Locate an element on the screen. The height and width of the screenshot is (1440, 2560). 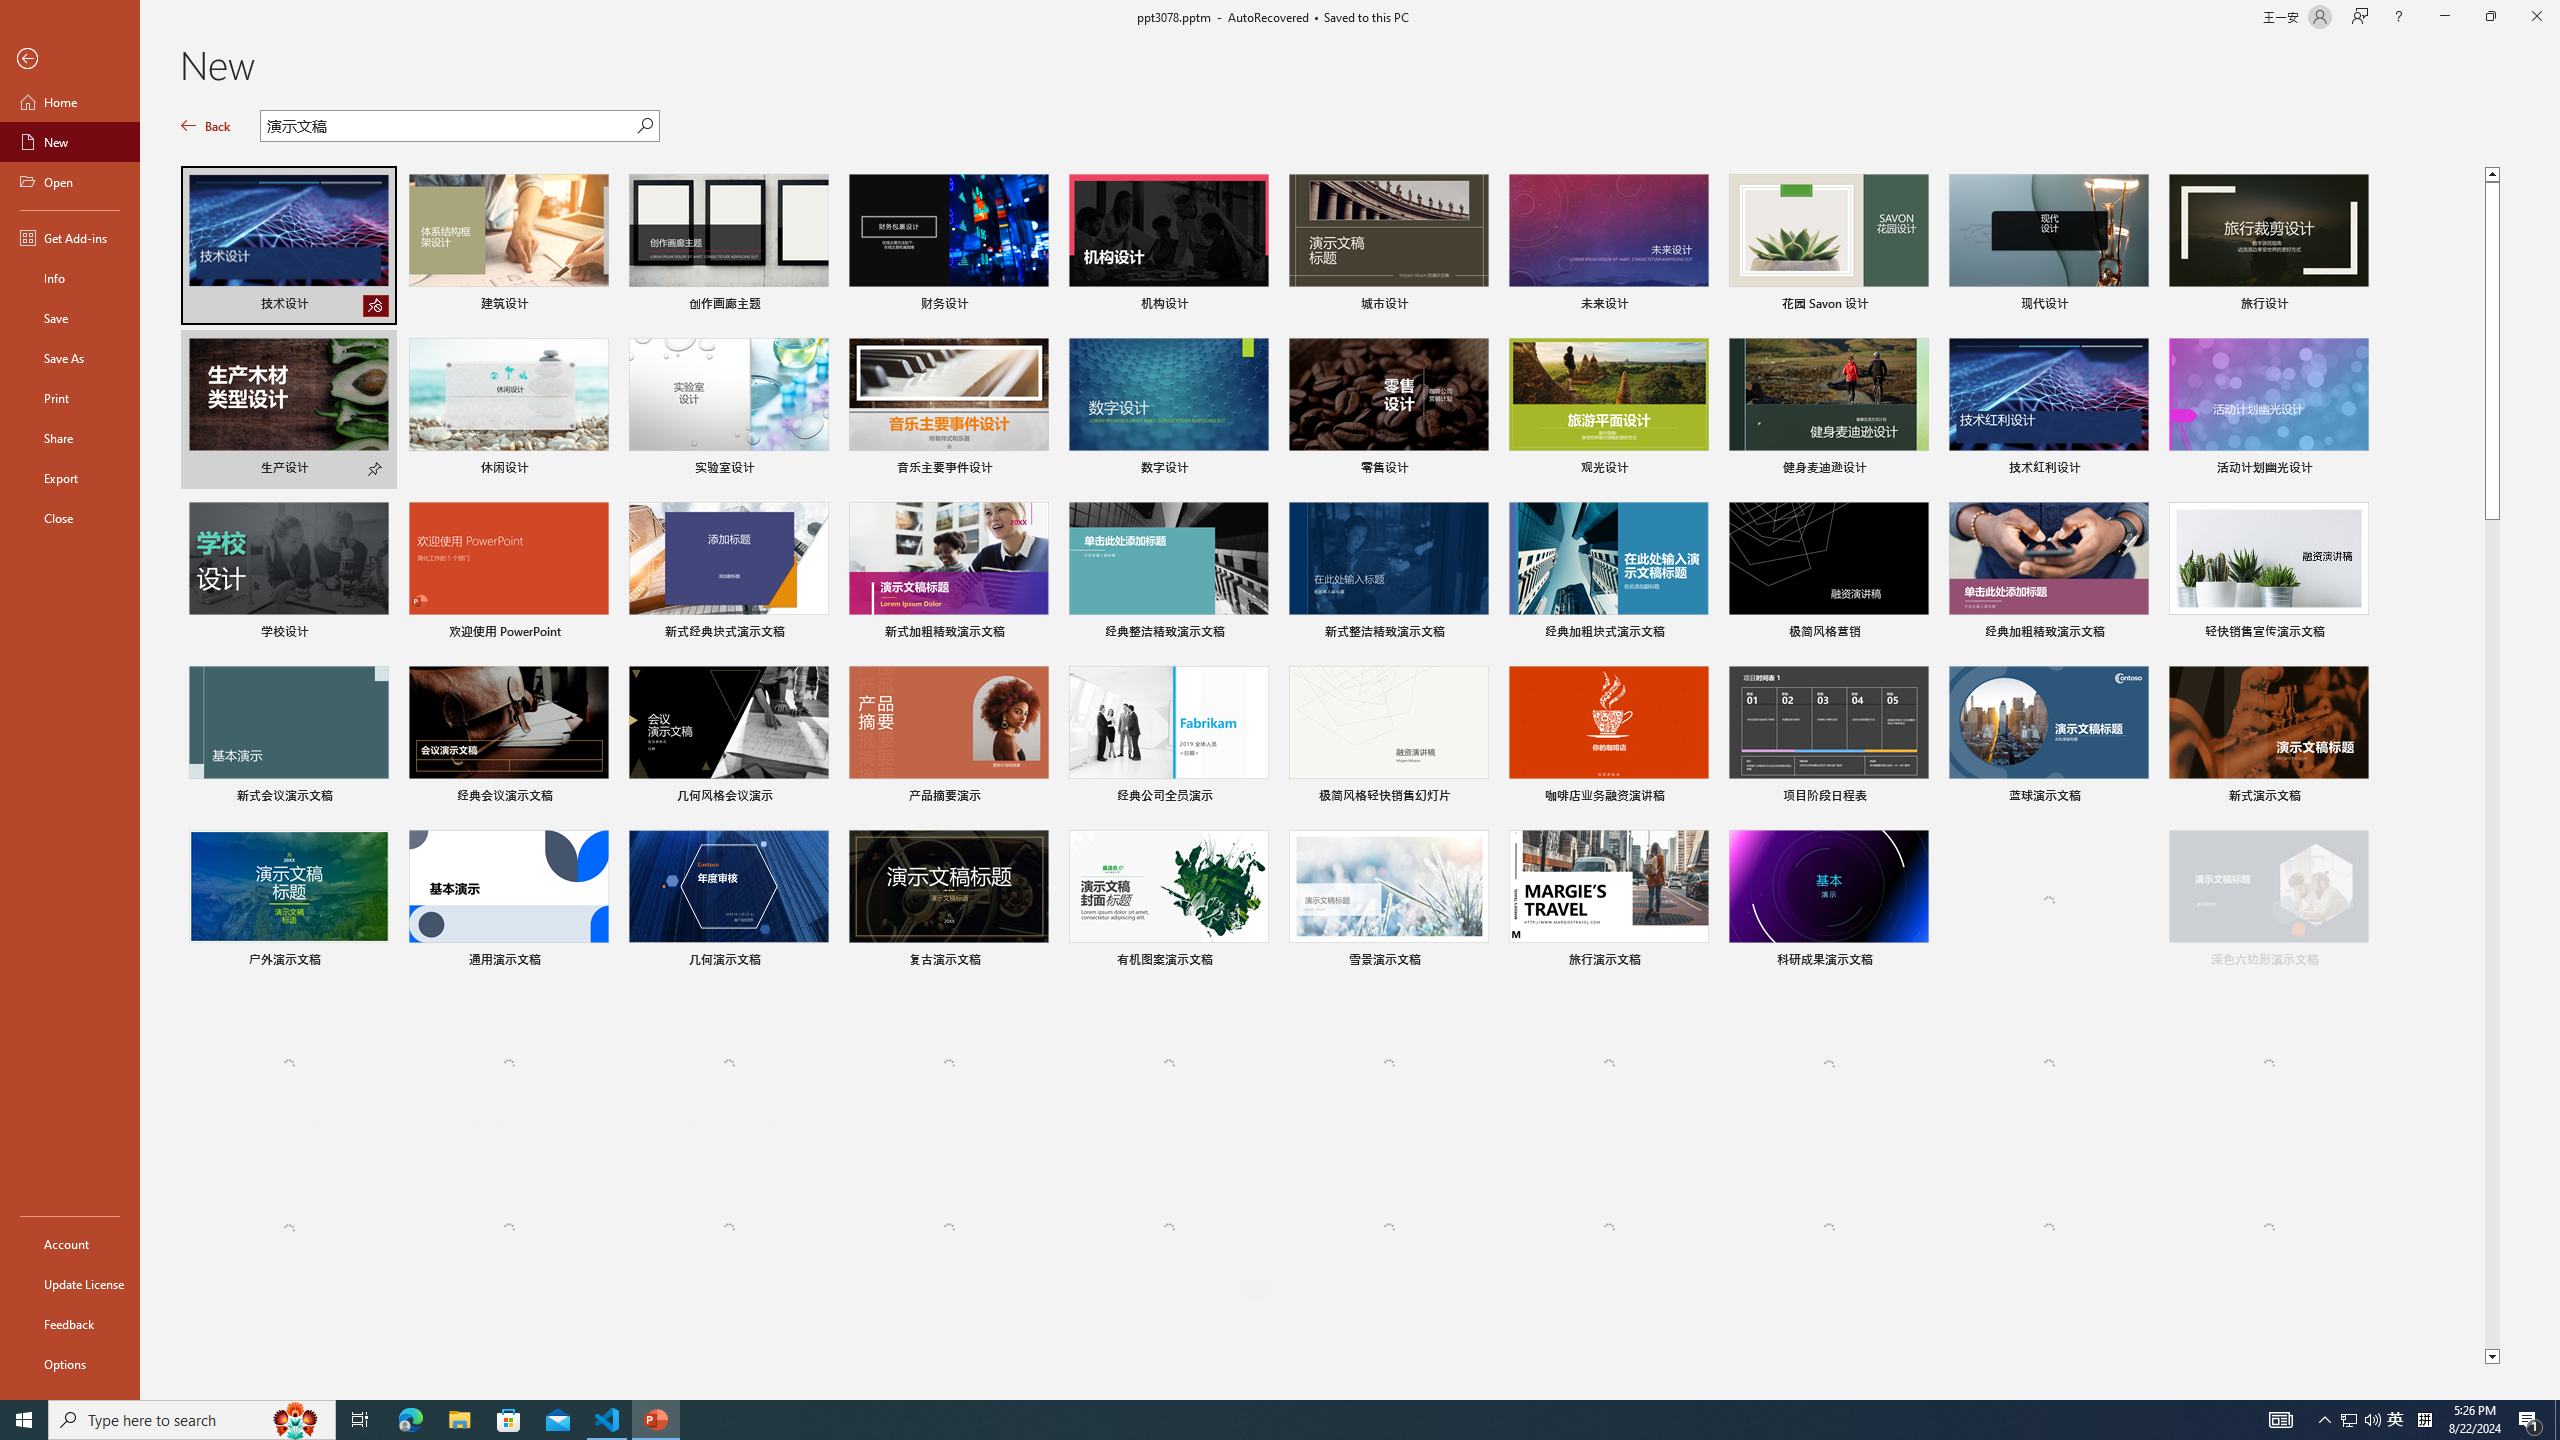
'Get Add-ins' is located at coordinates (69, 237).